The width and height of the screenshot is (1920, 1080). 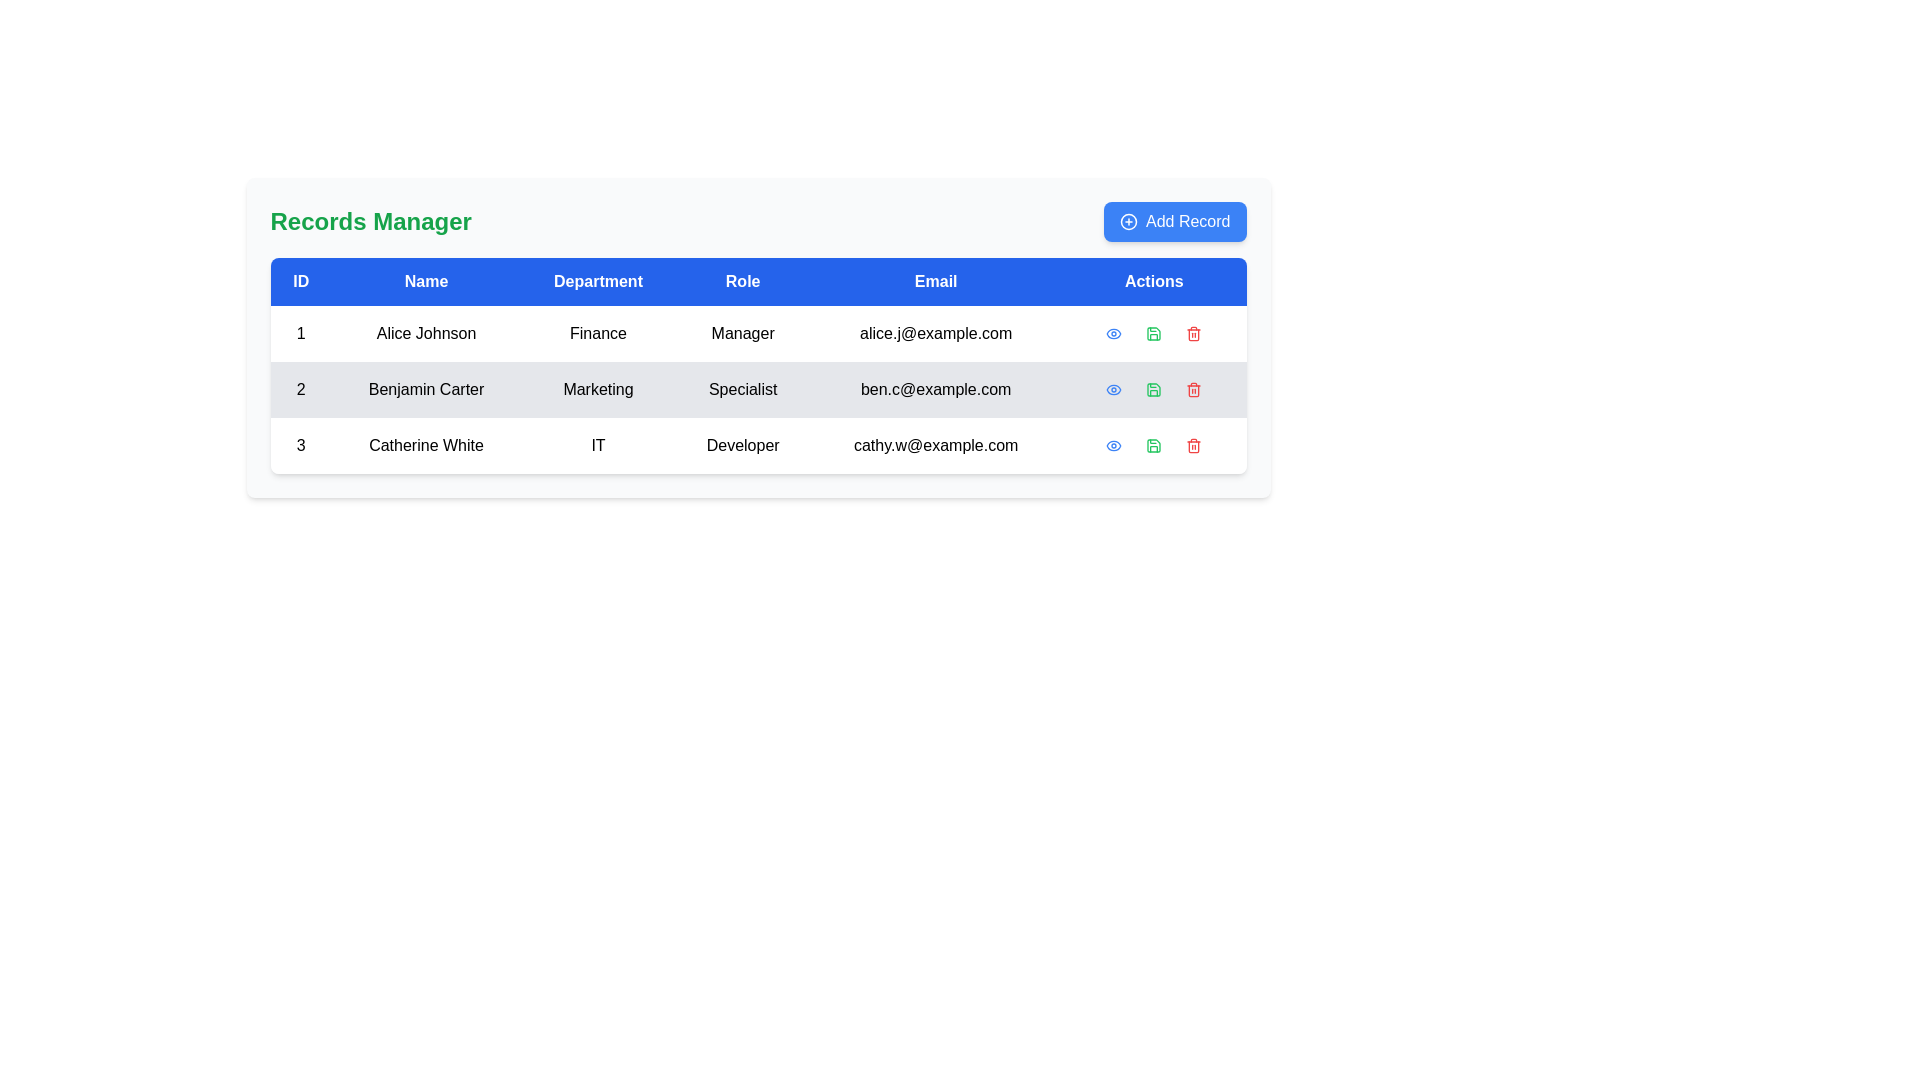 I want to click on the 'Name' column header cell in the table, which is the second column header located between the 'ID' and 'Department' headers, so click(x=425, y=281).